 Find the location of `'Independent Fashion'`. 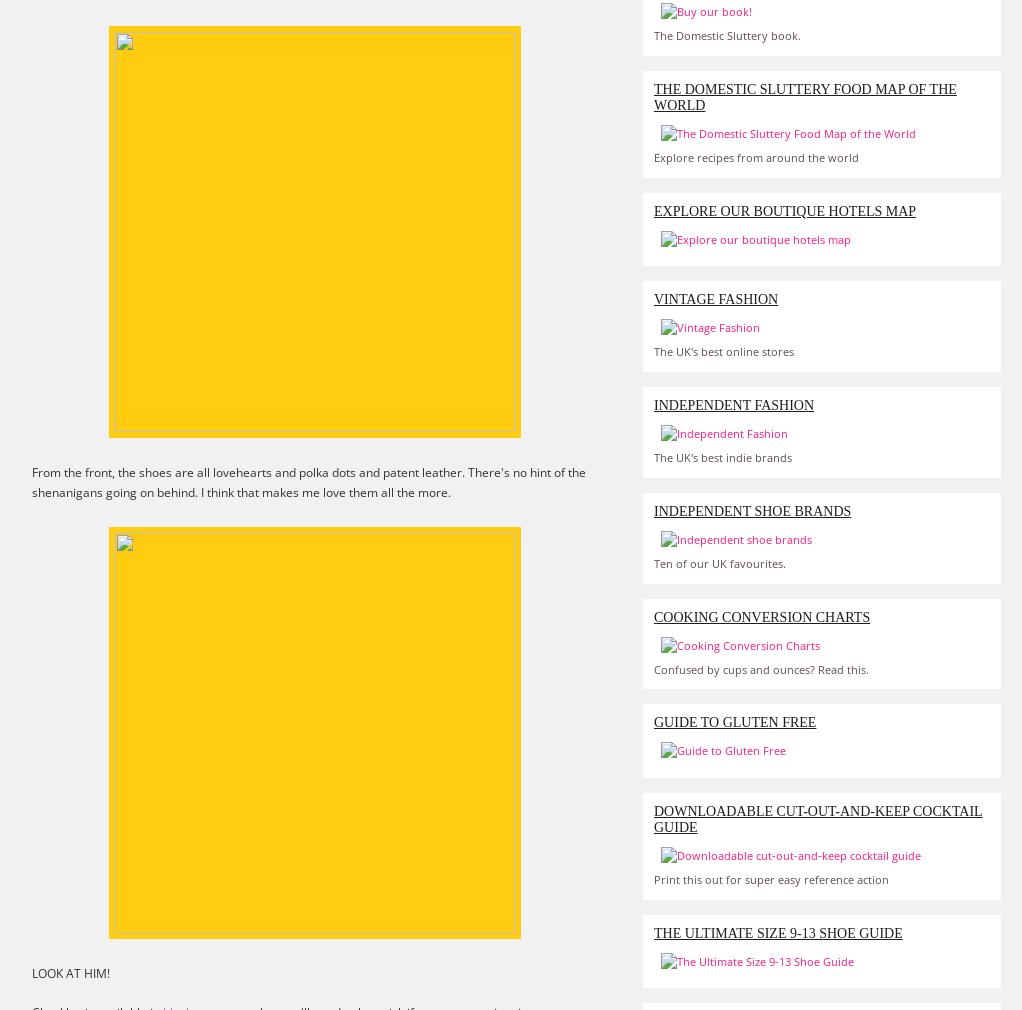

'Independent Fashion' is located at coordinates (733, 404).